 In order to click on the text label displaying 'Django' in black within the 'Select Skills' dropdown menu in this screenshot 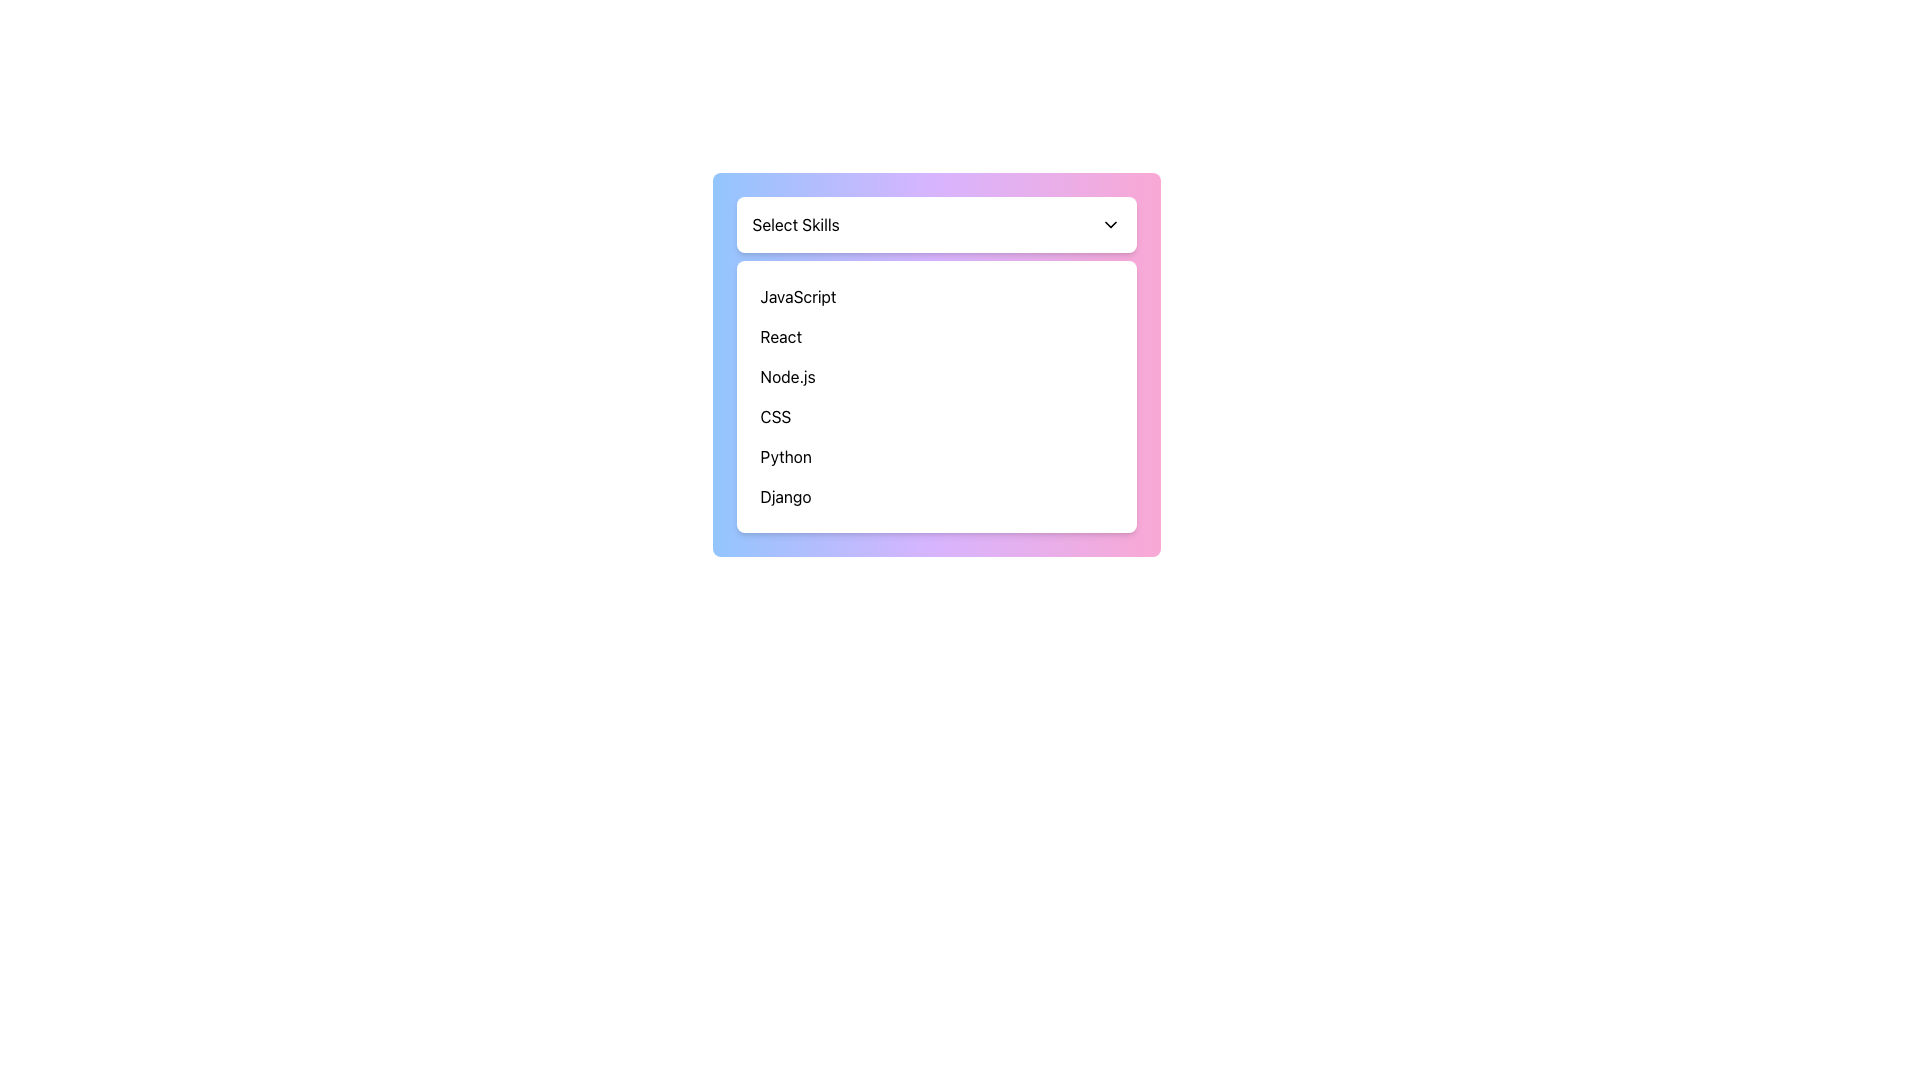, I will do `click(785, 496)`.